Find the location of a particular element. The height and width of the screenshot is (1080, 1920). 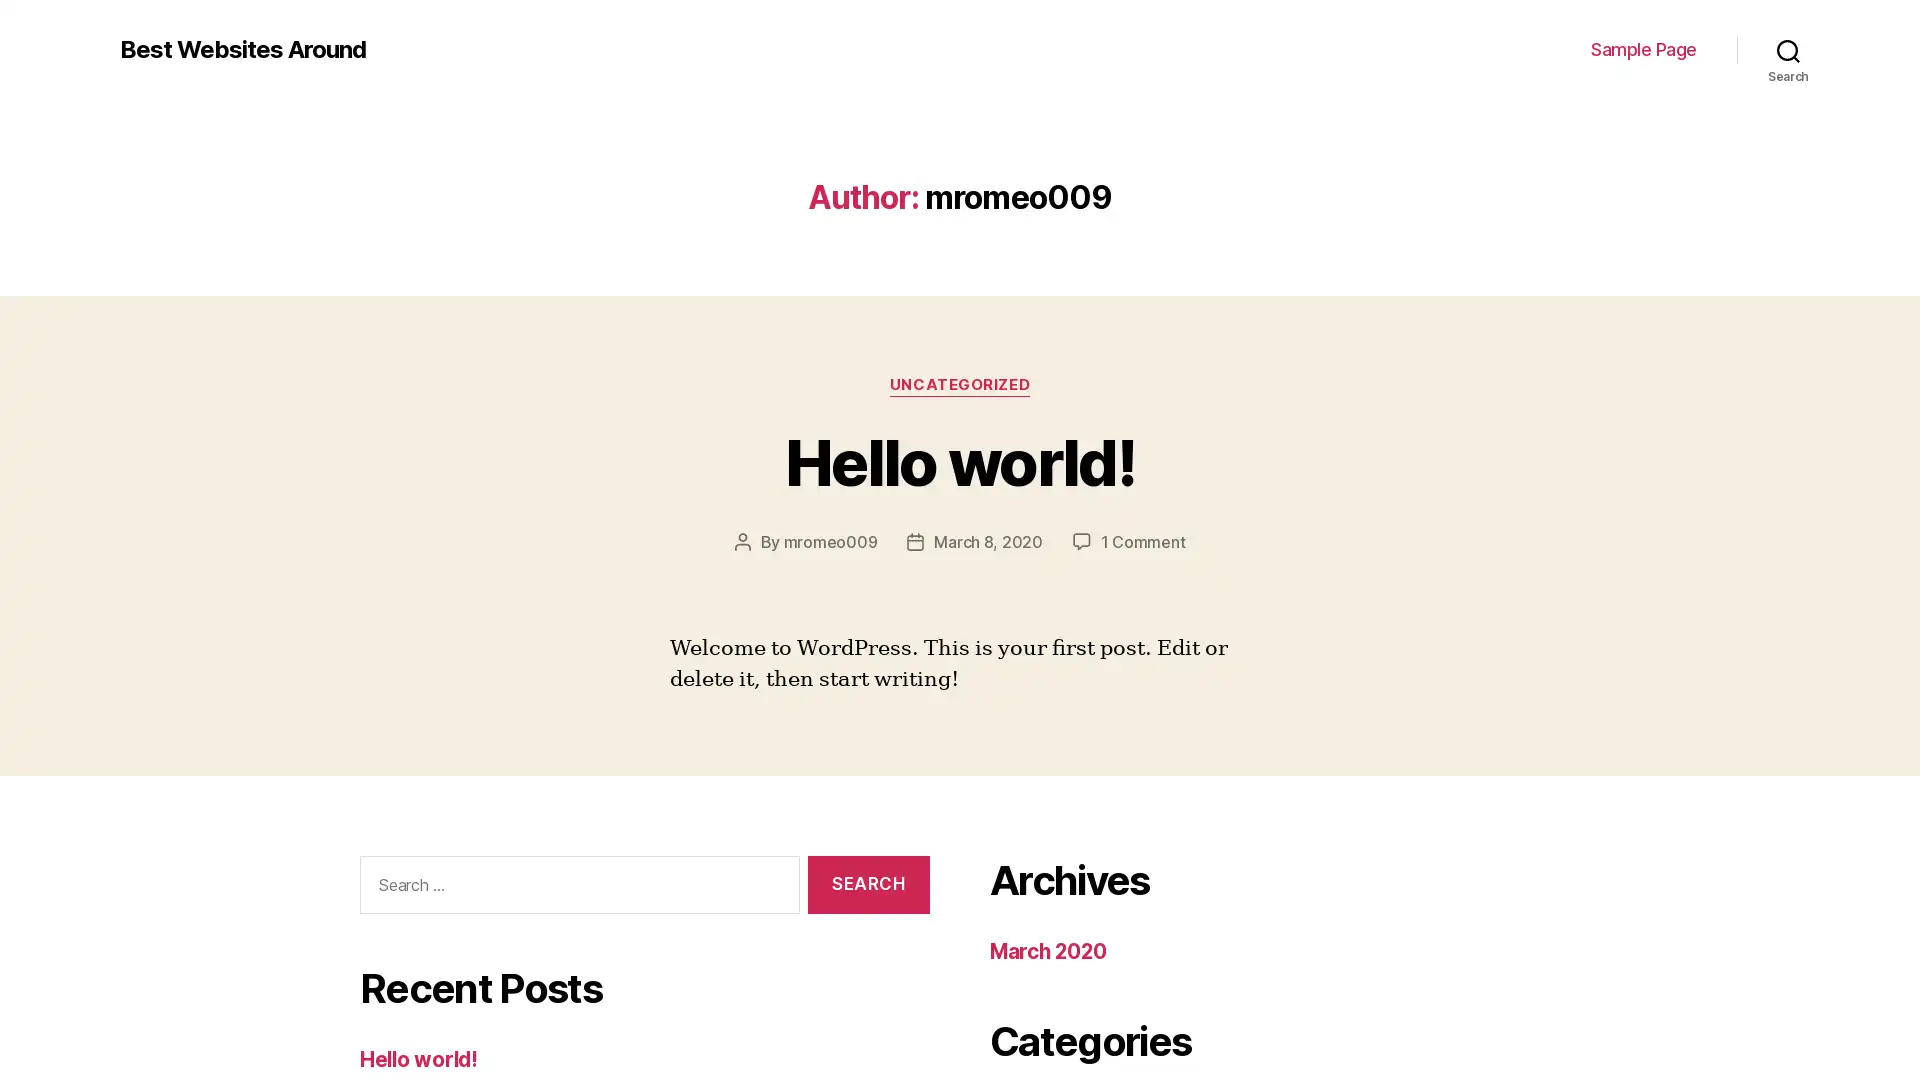

Search is located at coordinates (1788, 49).